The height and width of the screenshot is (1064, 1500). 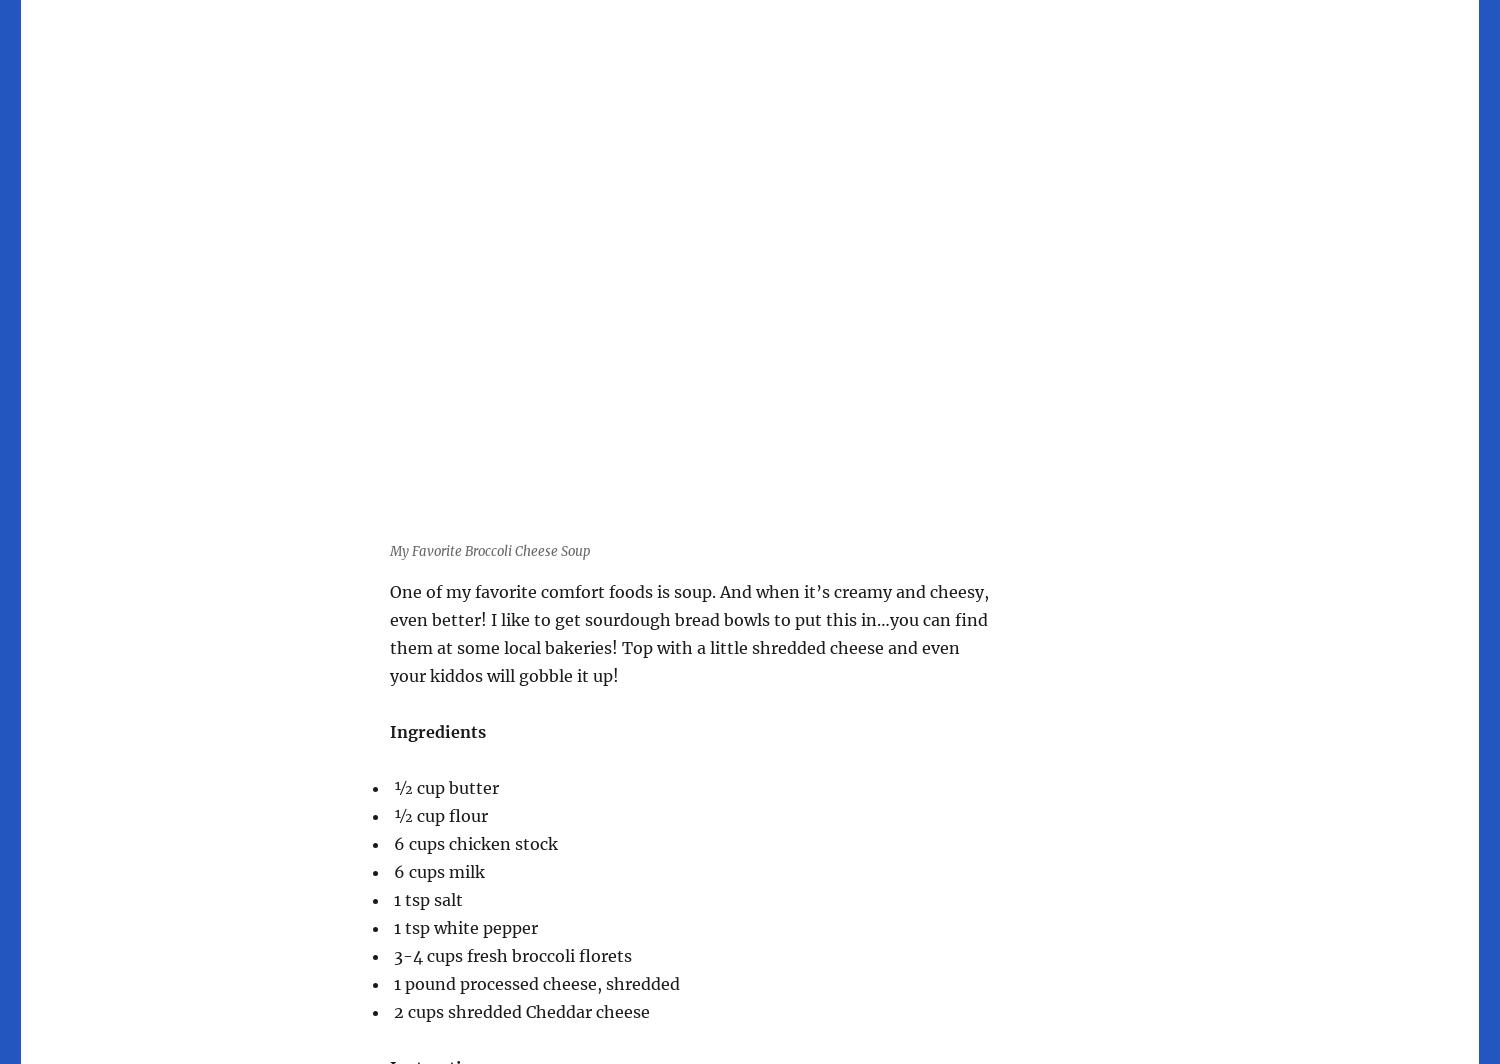 What do you see at coordinates (688, 634) in the screenshot?
I see `'One of my favorite comfort foods is soup. And when it’s creamy and cheesy, even better! I like to get sourdough bread bowls to put this in…you can find them at some local bakeries! Top with a little shredded cheese and even your kiddos will gobble it up!'` at bounding box center [688, 634].